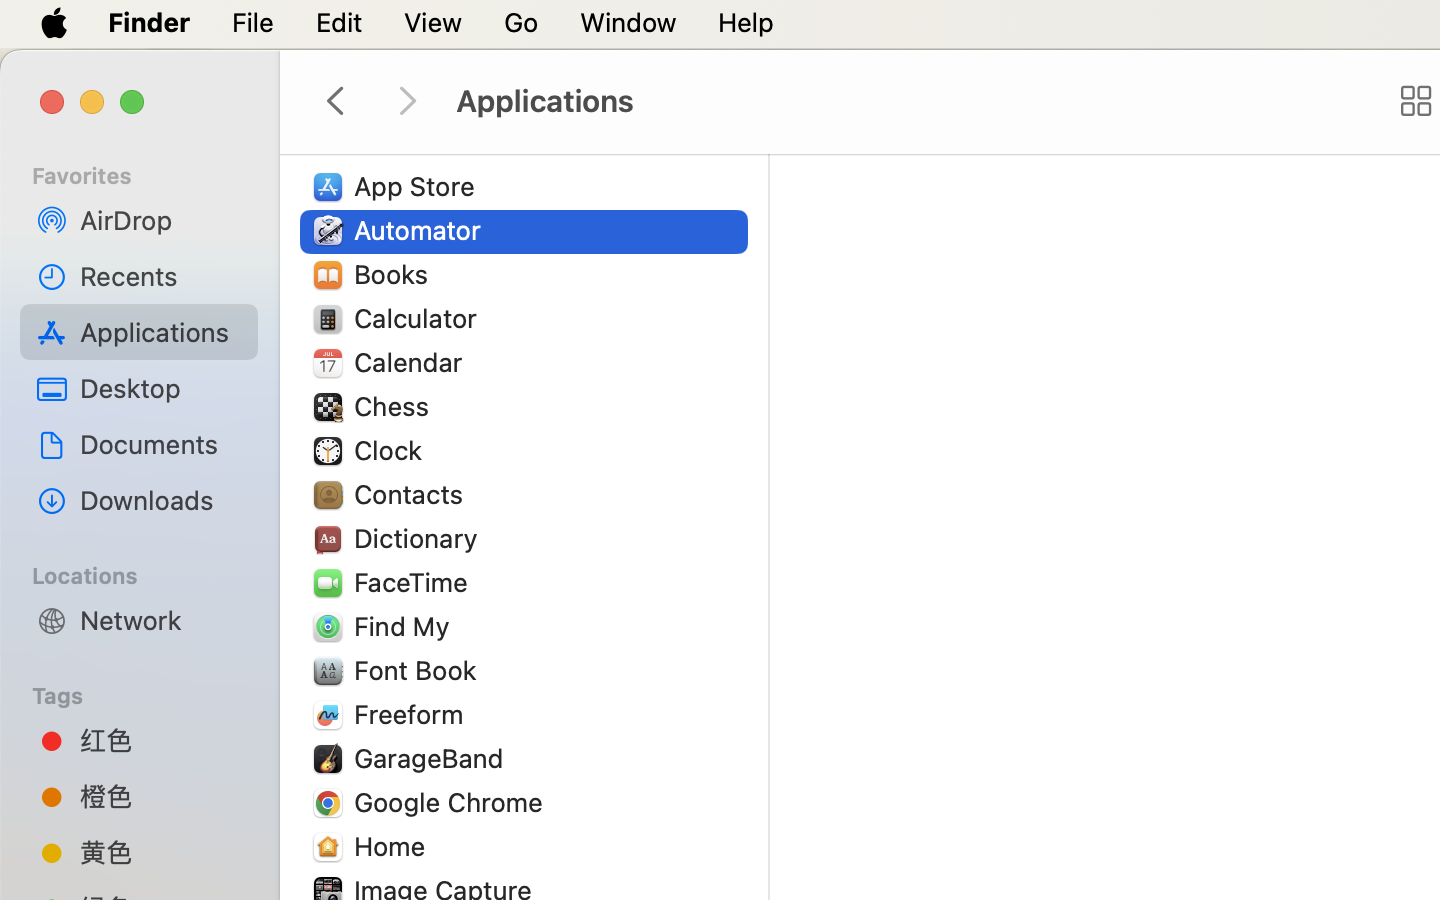 This screenshot has height=900, width=1440. Describe the element at coordinates (150, 692) in the screenshot. I see `'Tags'` at that location.